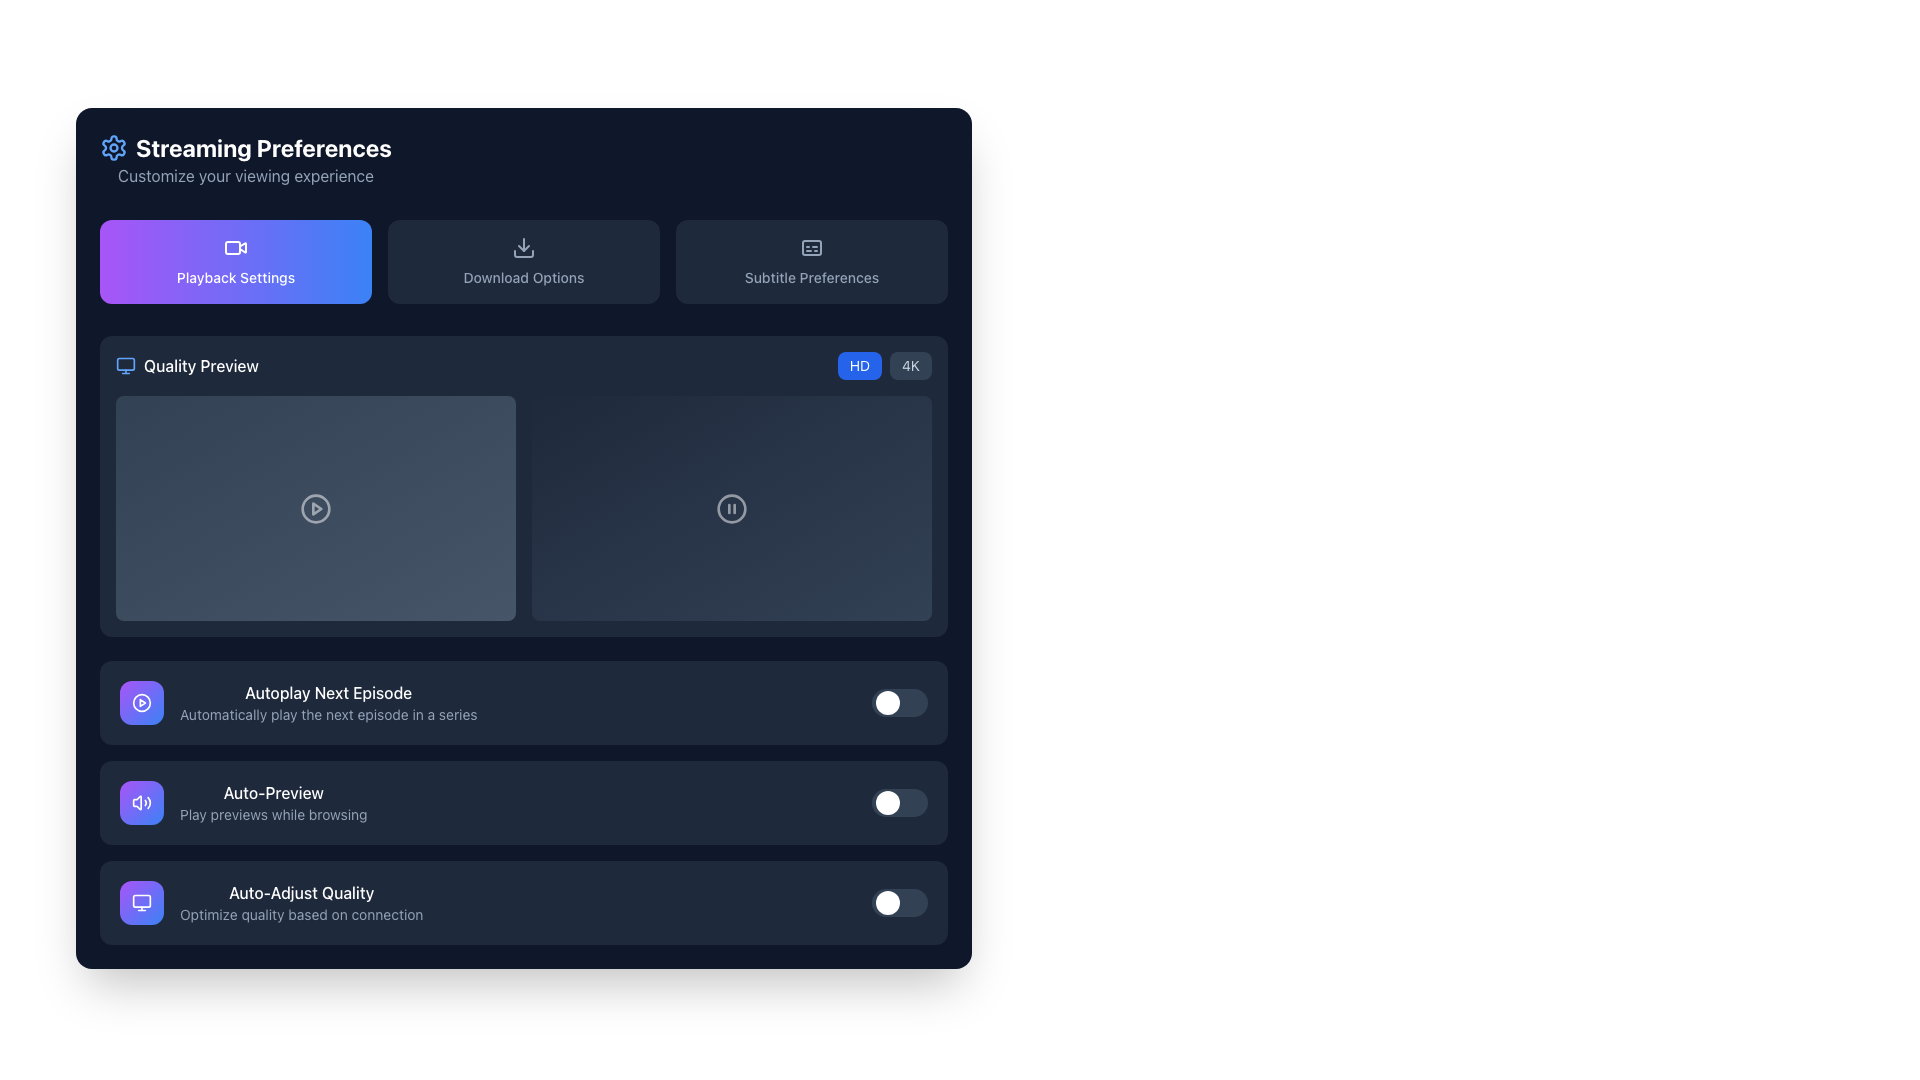 The width and height of the screenshot is (1920, 1080). I want to click on the 'Subtitle Preferences' button, so click(811, 246).